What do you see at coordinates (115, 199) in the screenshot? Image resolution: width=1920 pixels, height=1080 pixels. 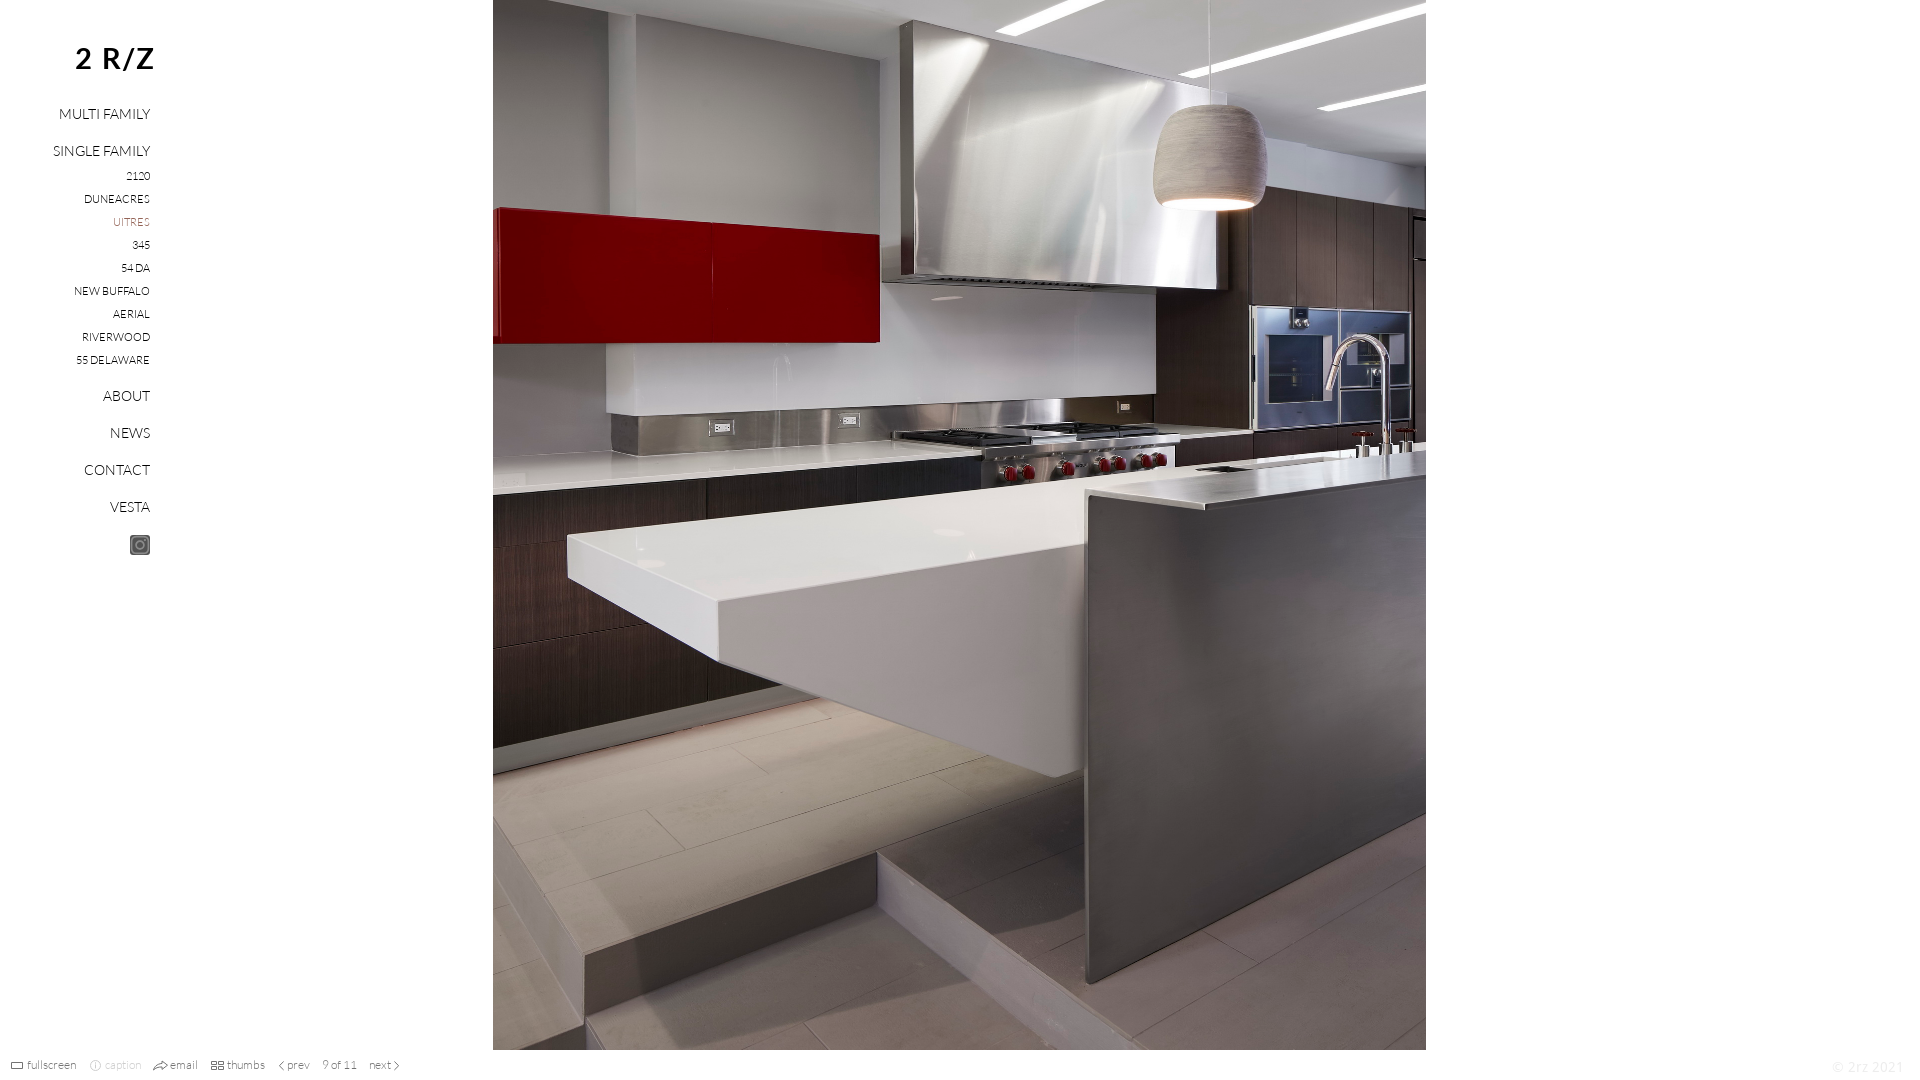 I see `'DUNEACRES'` at bounding box center [115, 199].